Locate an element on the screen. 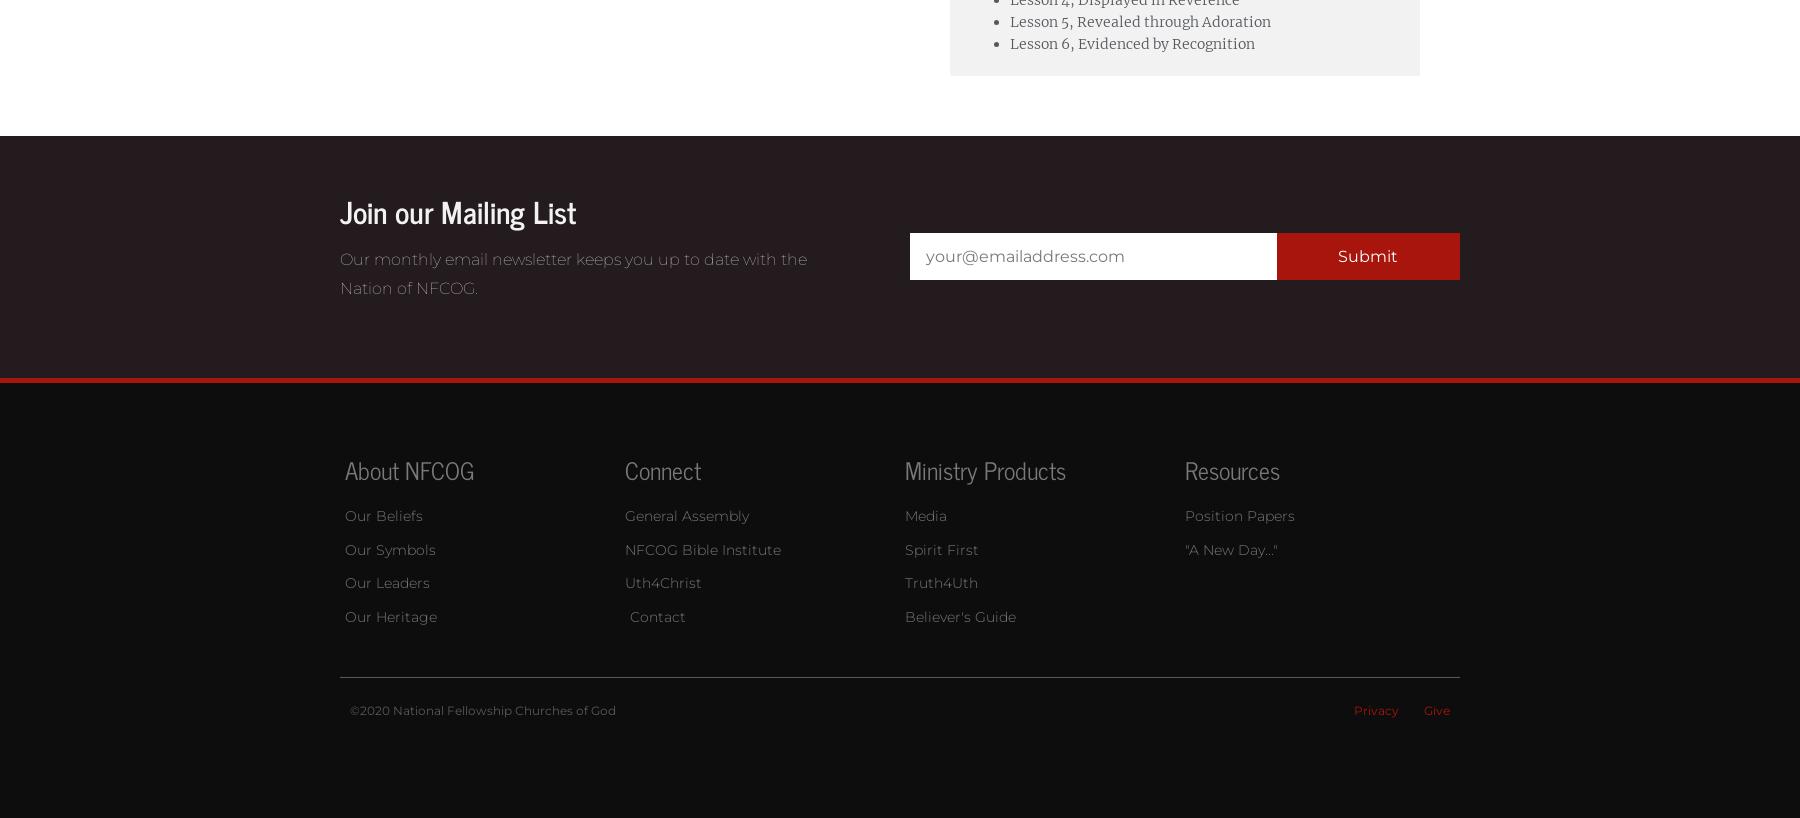  'Spirit First' is located at coordinates (940, 547).